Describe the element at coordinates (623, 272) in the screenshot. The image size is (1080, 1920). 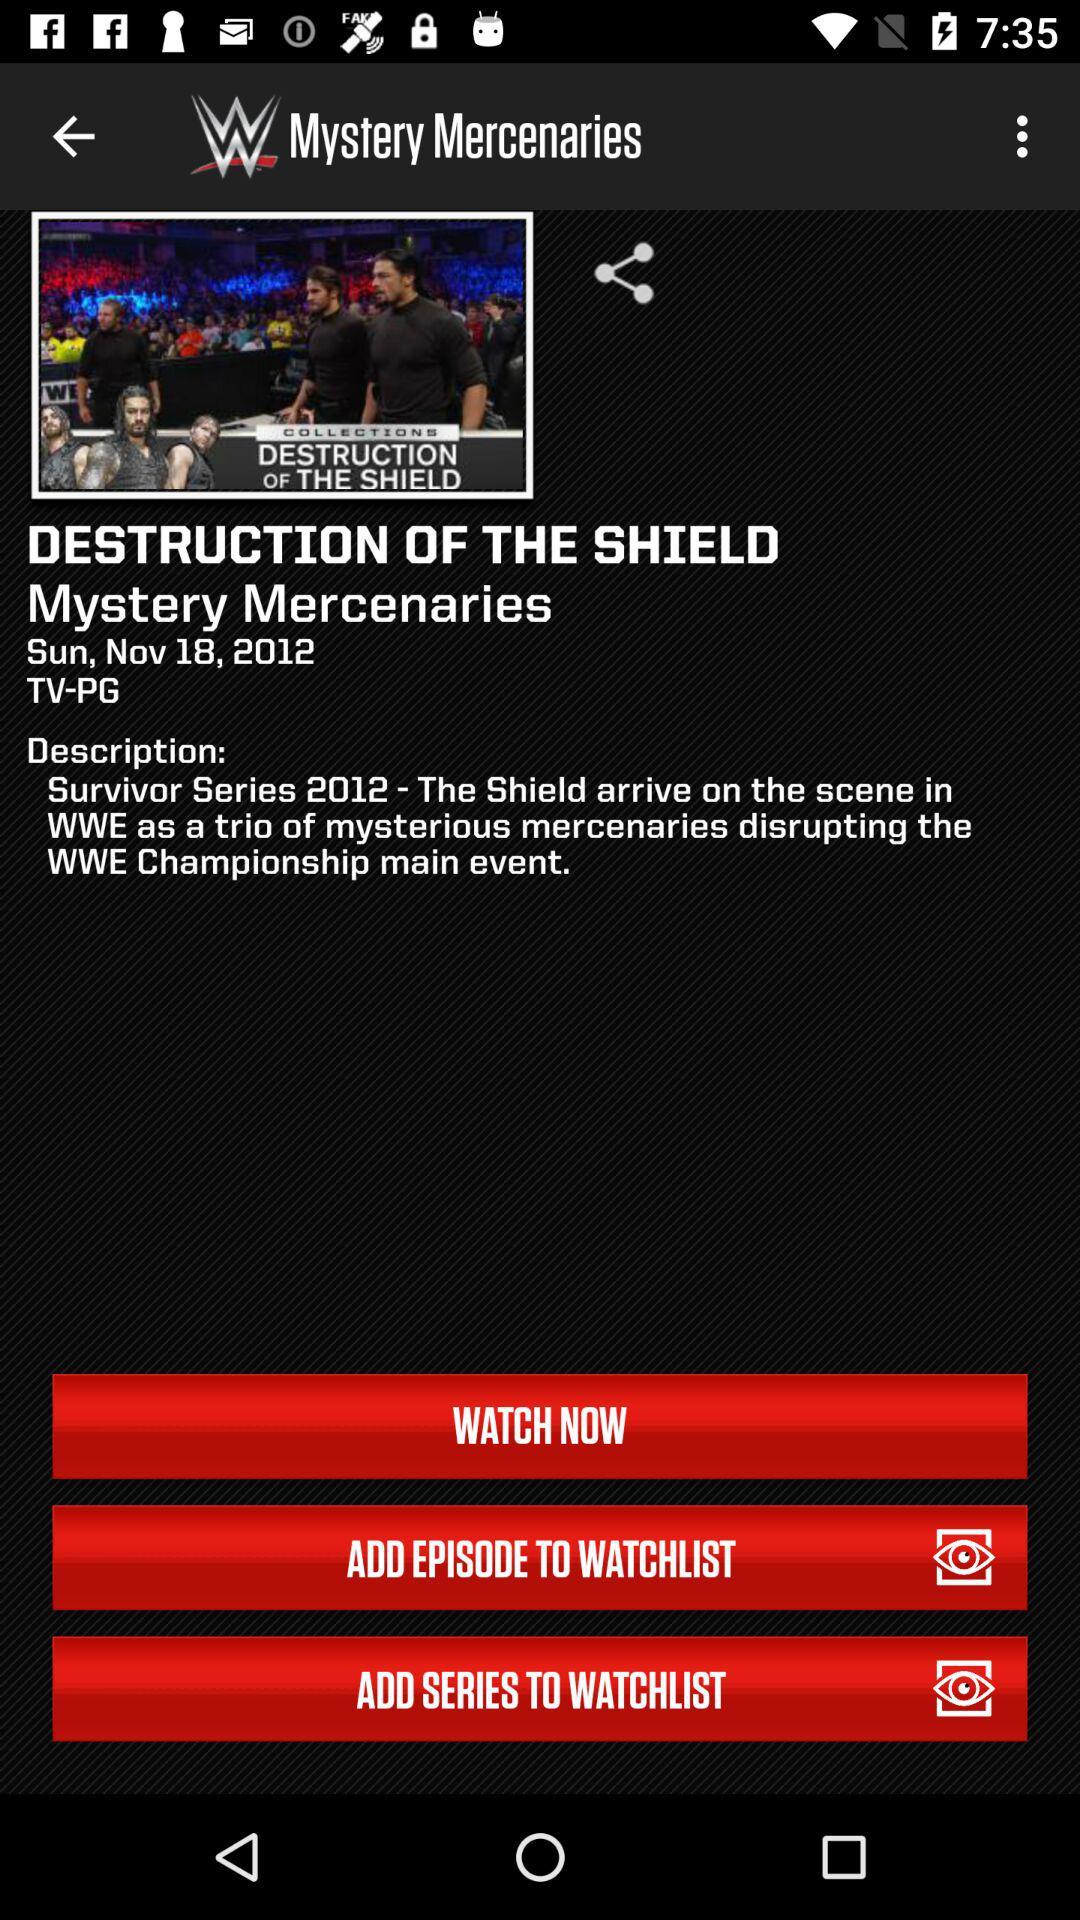
I see `the share icon` at that location.